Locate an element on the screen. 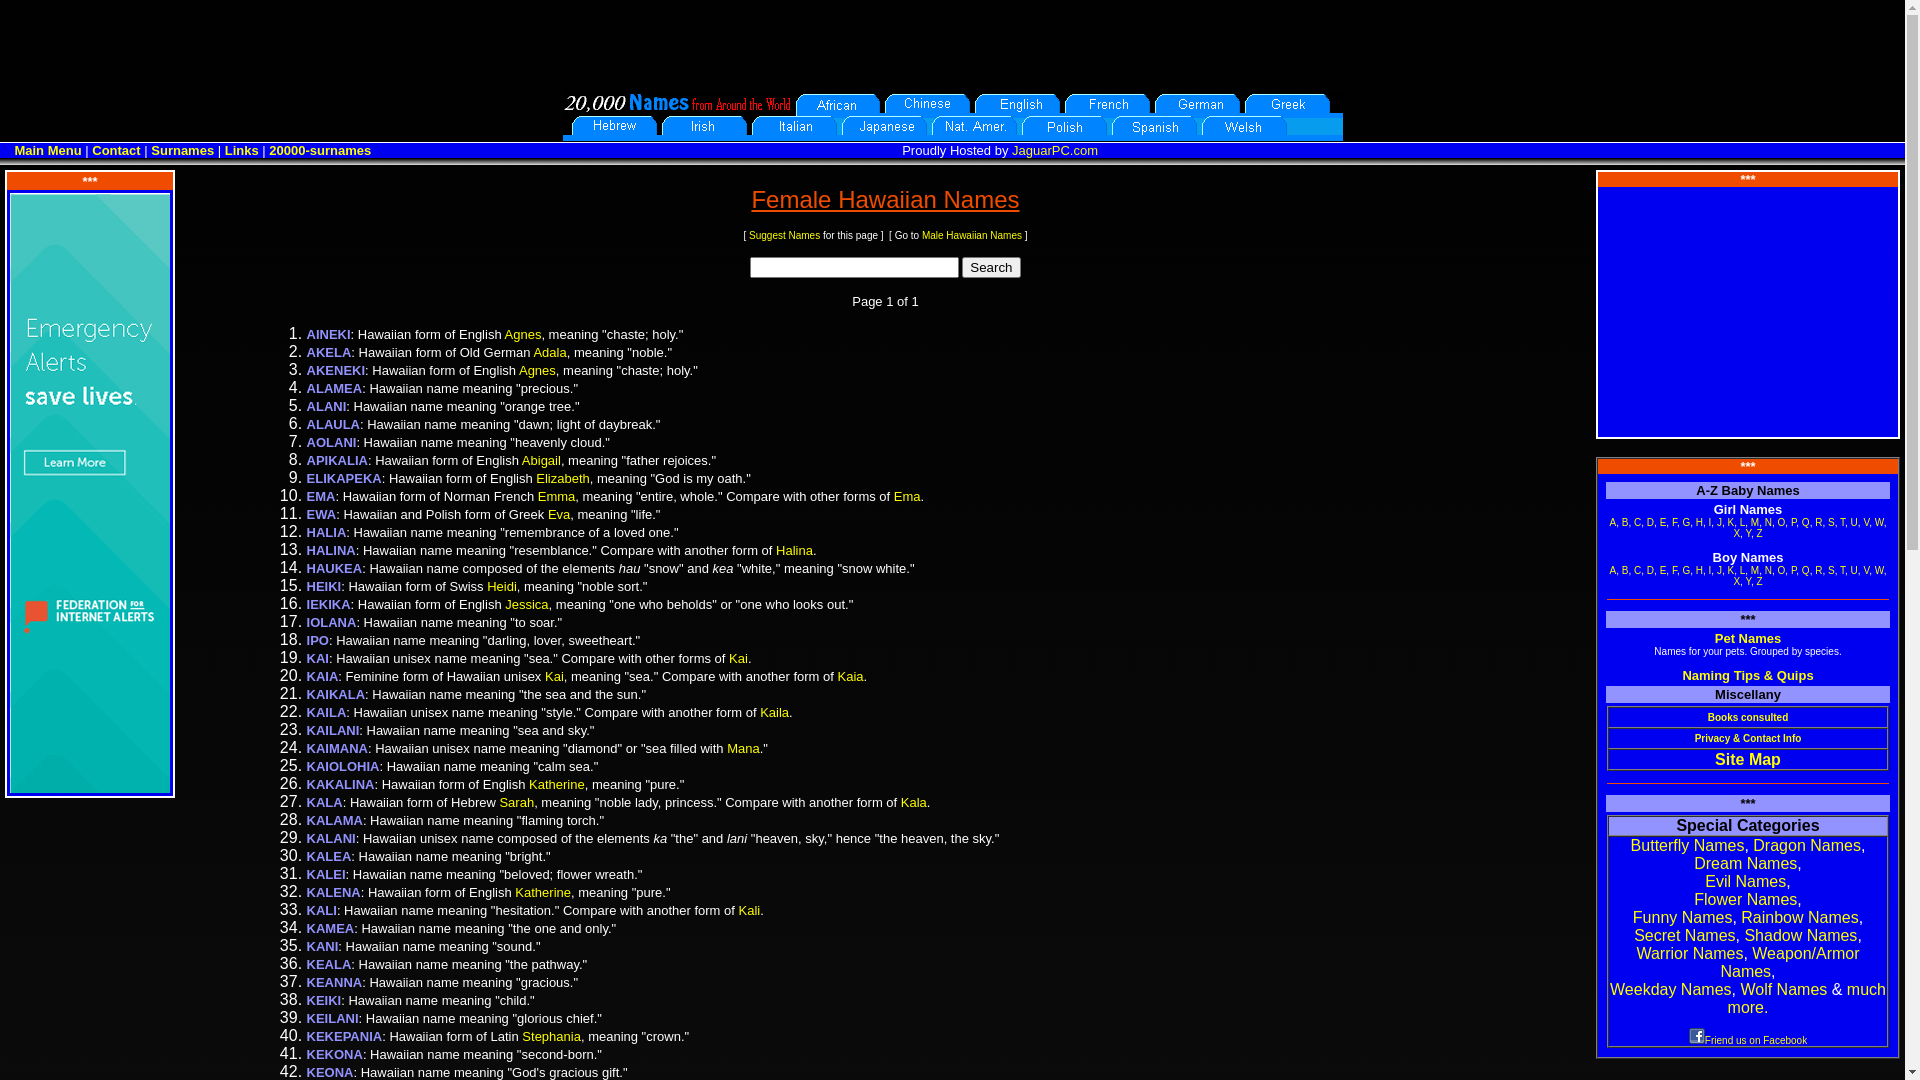 The height and width of the screenshot is (1080, 1920). 'Adala' is located at coordinates (549, 351).